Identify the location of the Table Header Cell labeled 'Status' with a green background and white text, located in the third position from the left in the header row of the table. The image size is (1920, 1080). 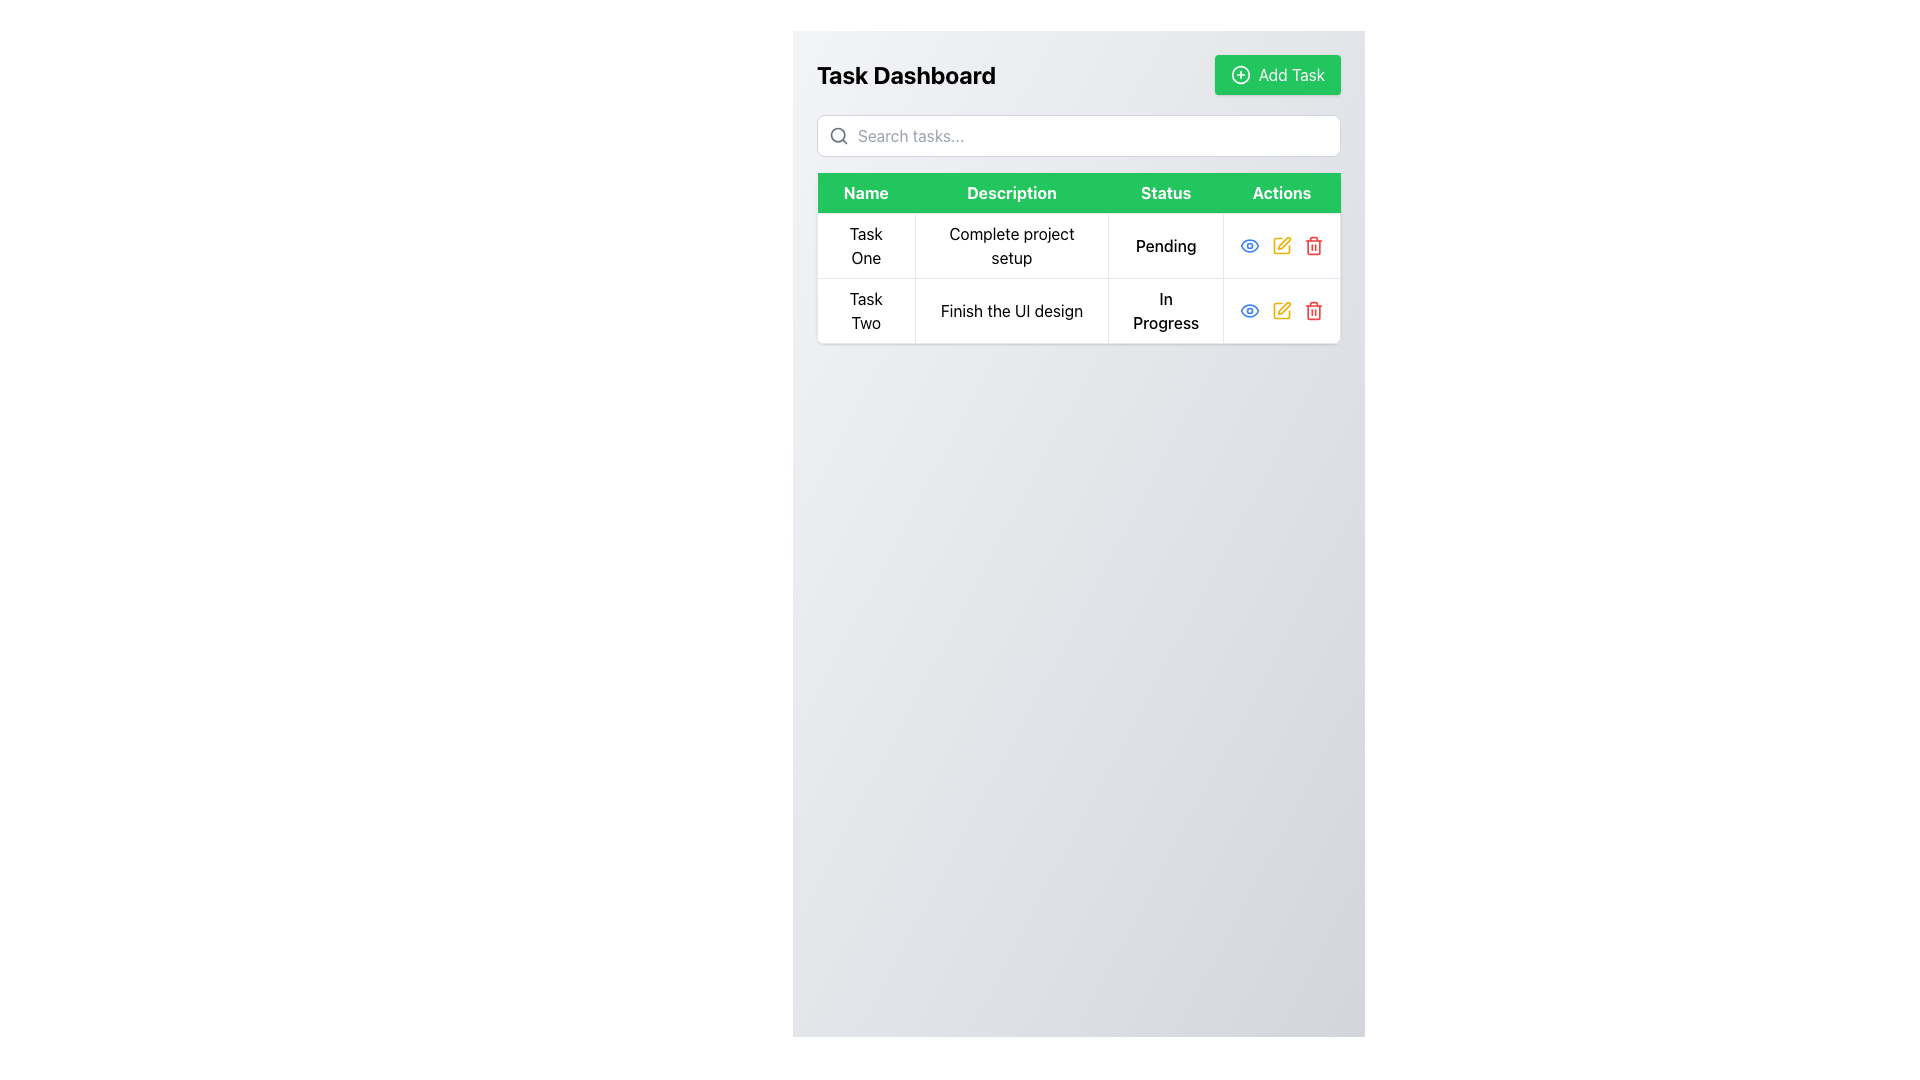
(1166, 193).